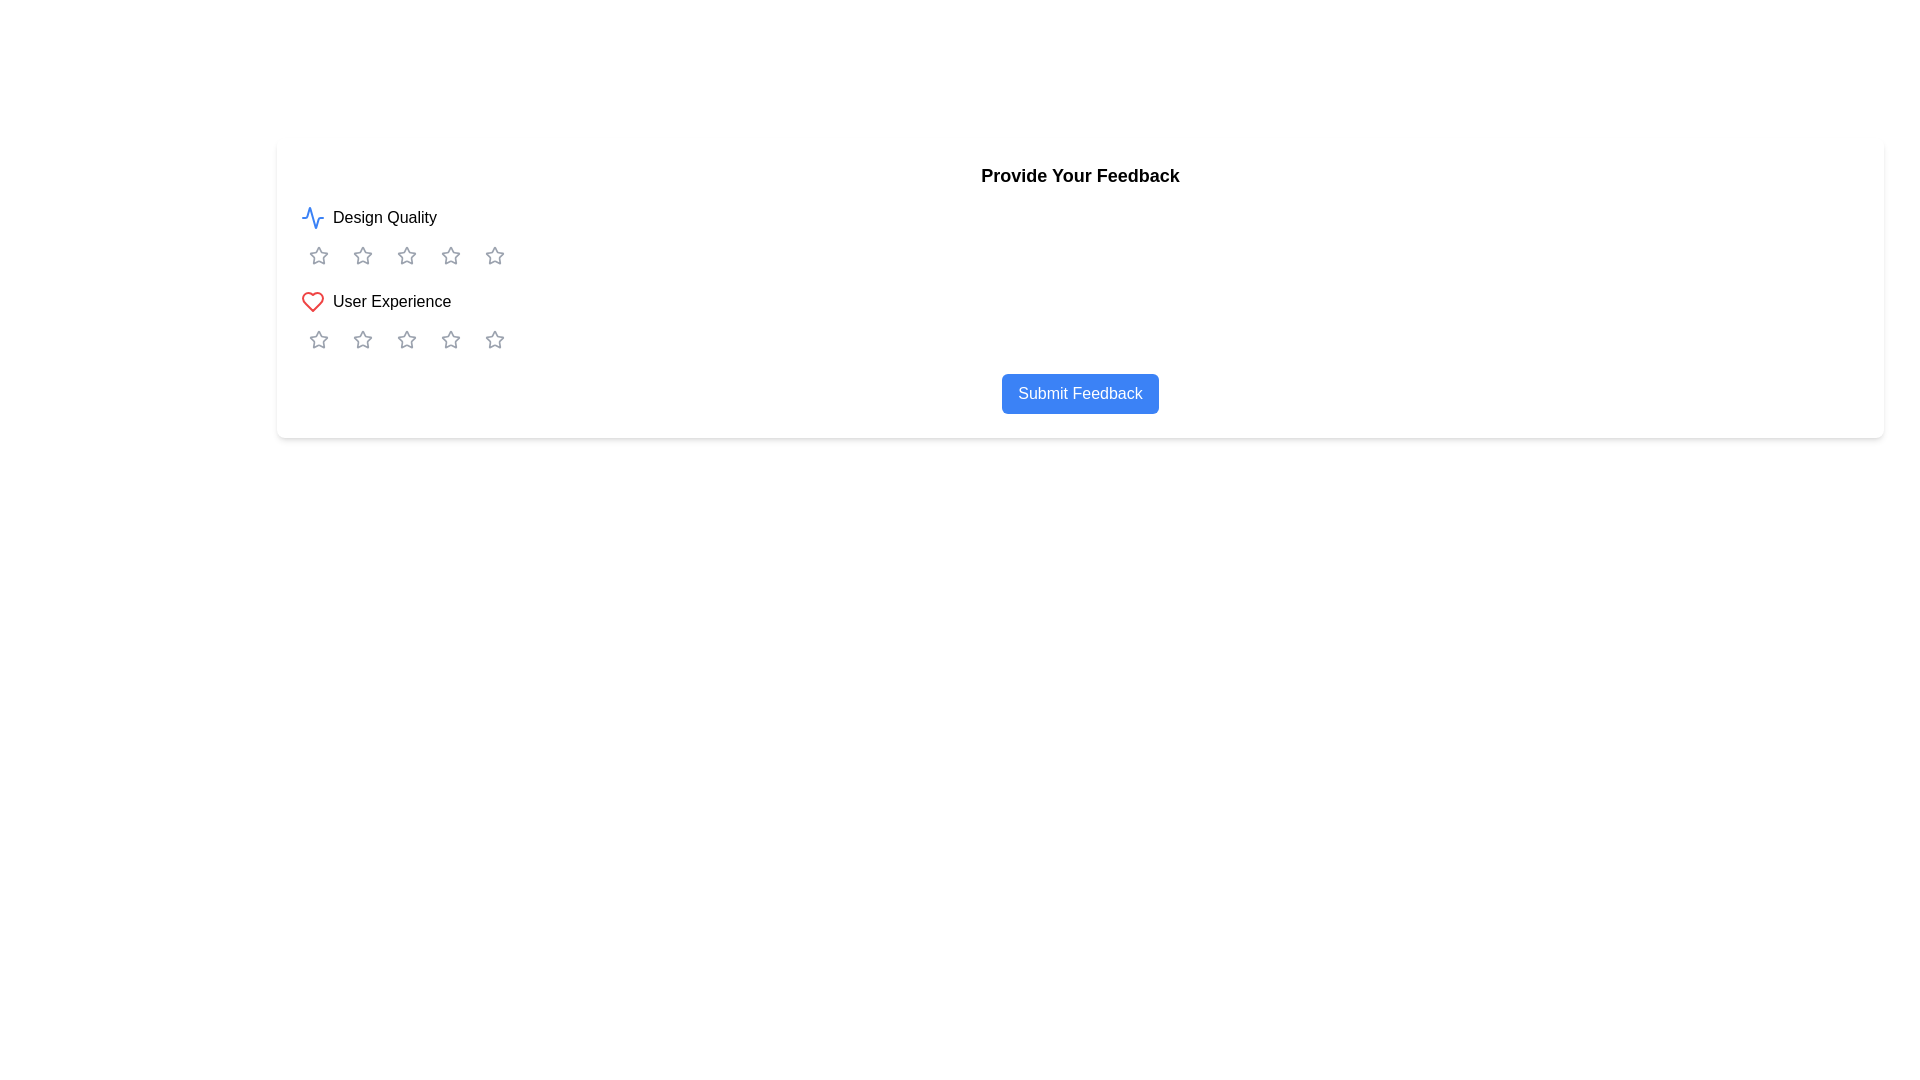 The height and width of the screenshot is (1080, 1920). What do you see at coordinates (406, 338) in the screenshot?
I see `the third star` at bounding box center [406, 338].